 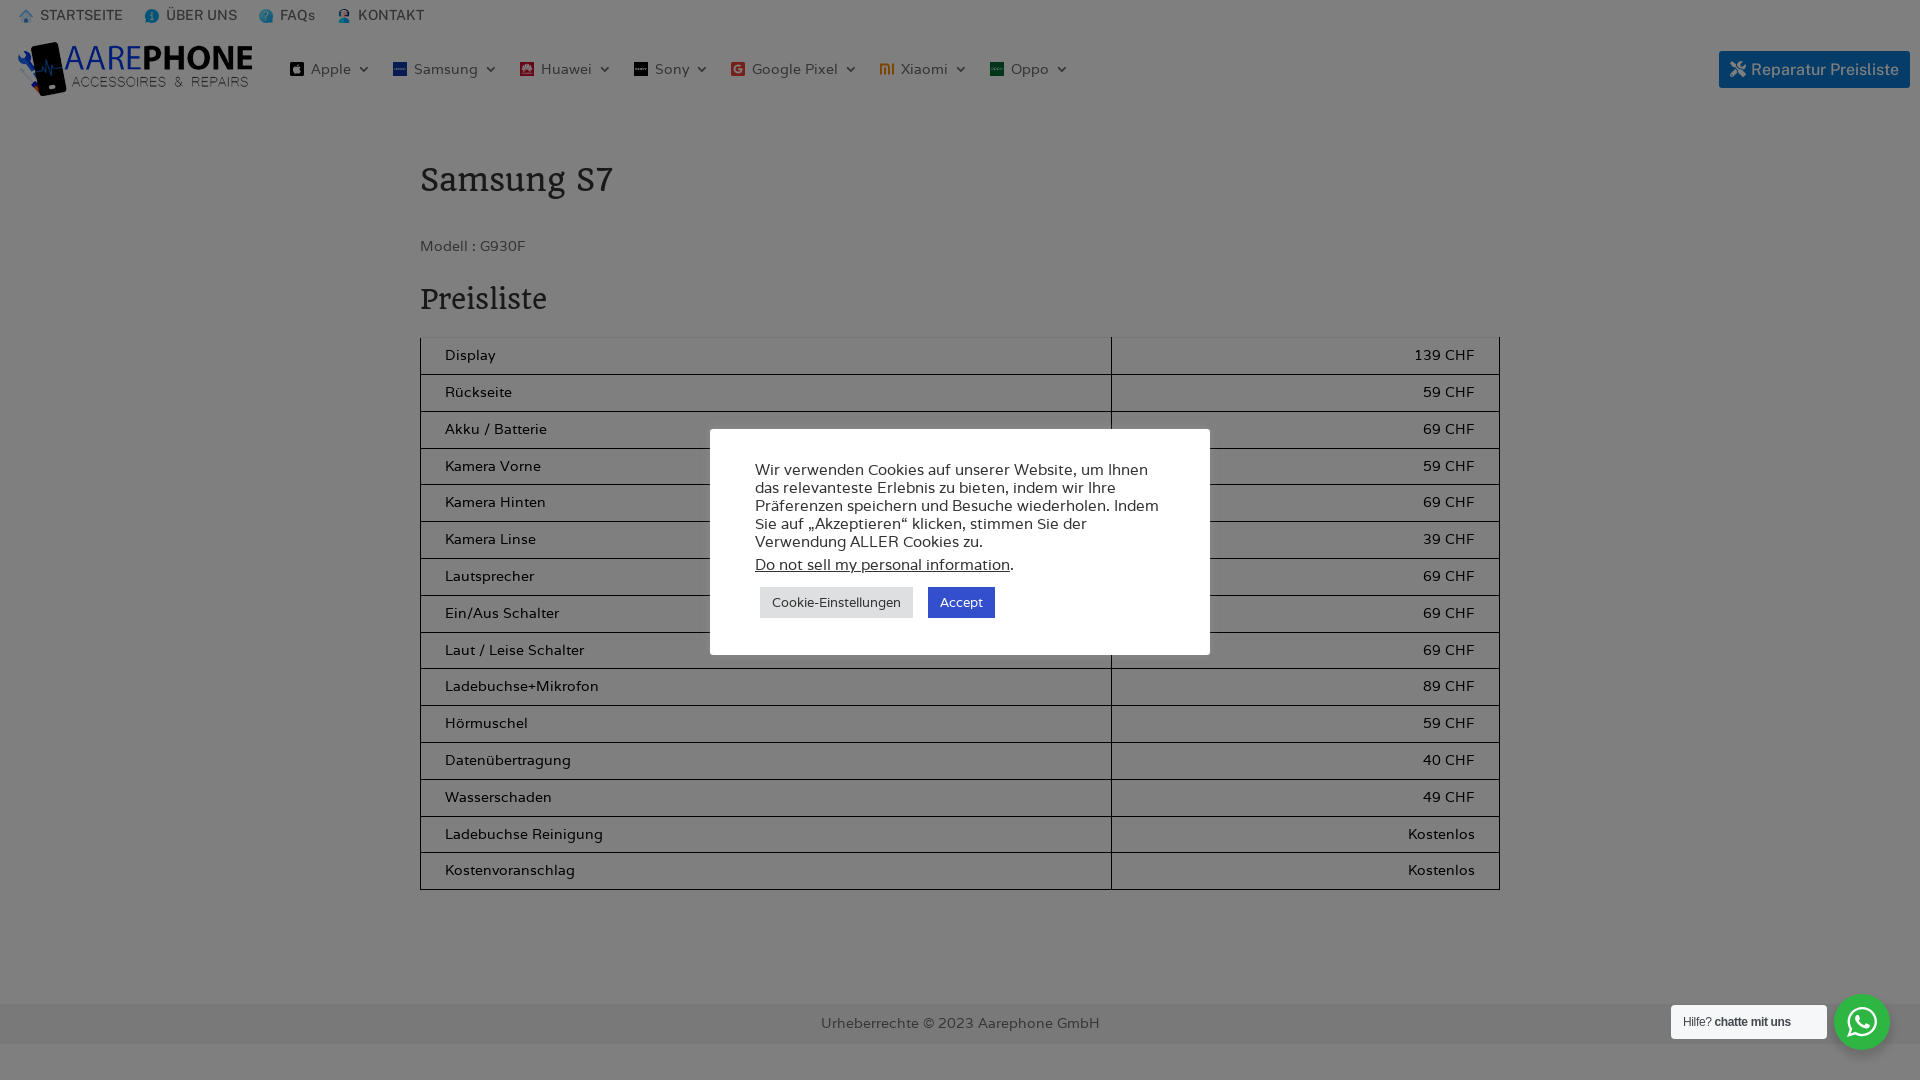 I want to click on 'Xiaomi', so click(x=922, y=68).